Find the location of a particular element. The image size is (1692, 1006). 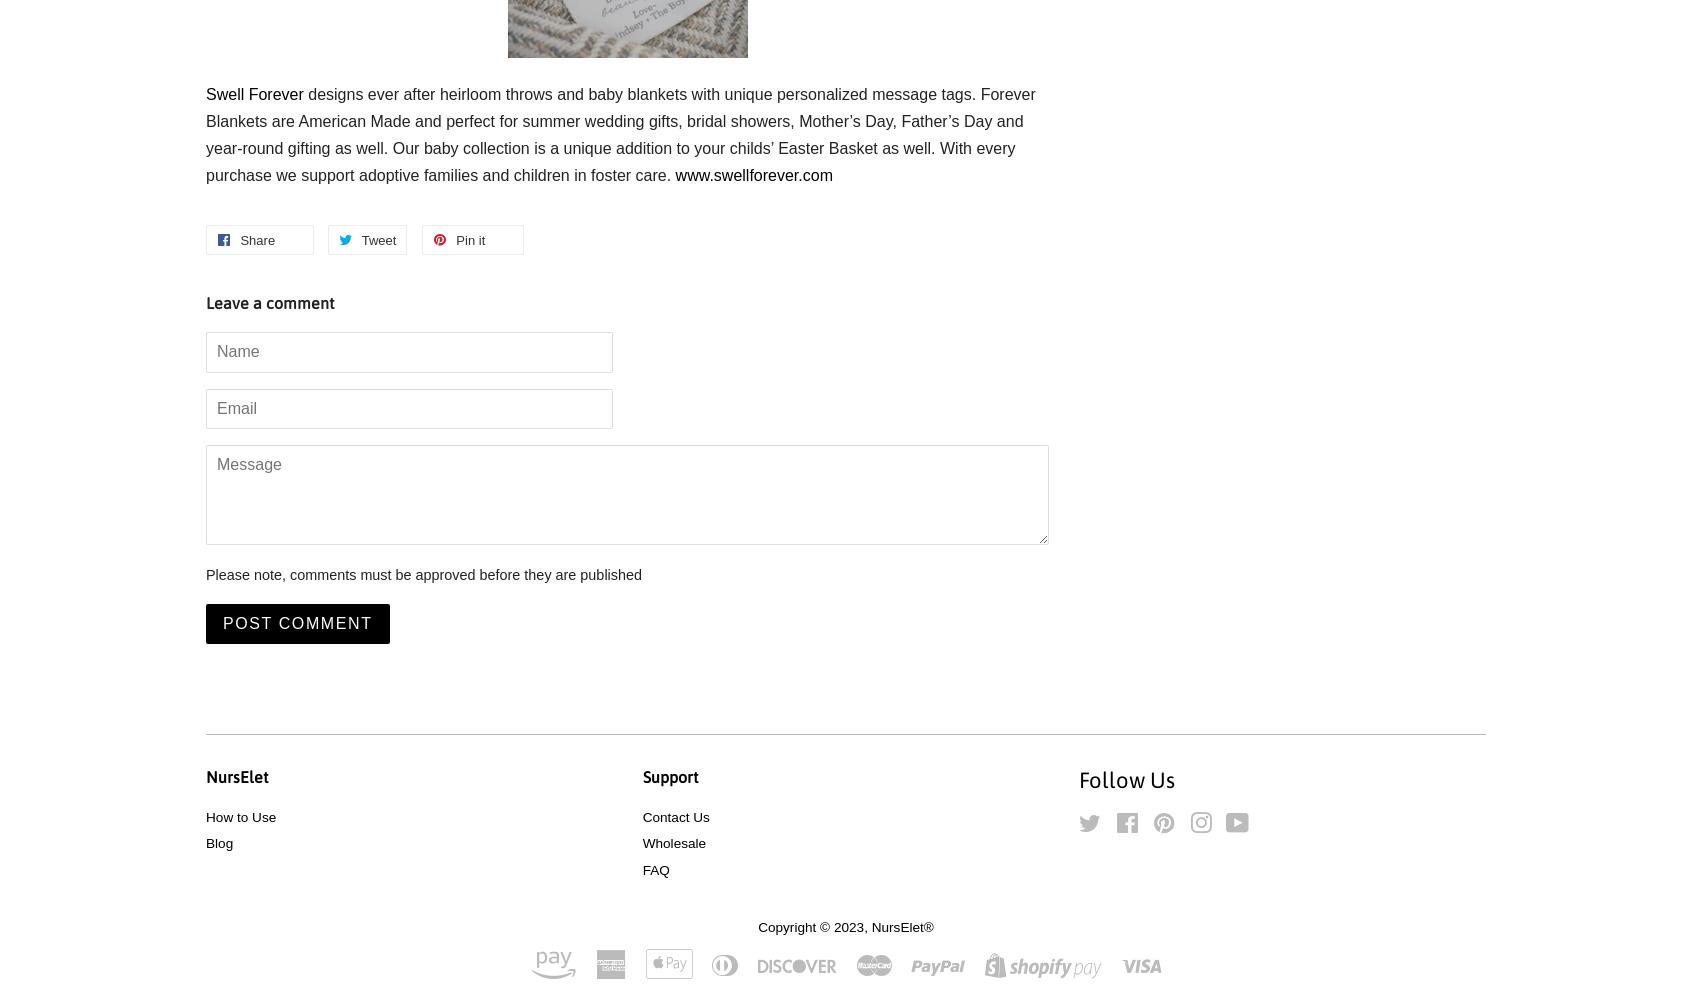

'www.swellforever.com' is located at coordinates (752, 175).